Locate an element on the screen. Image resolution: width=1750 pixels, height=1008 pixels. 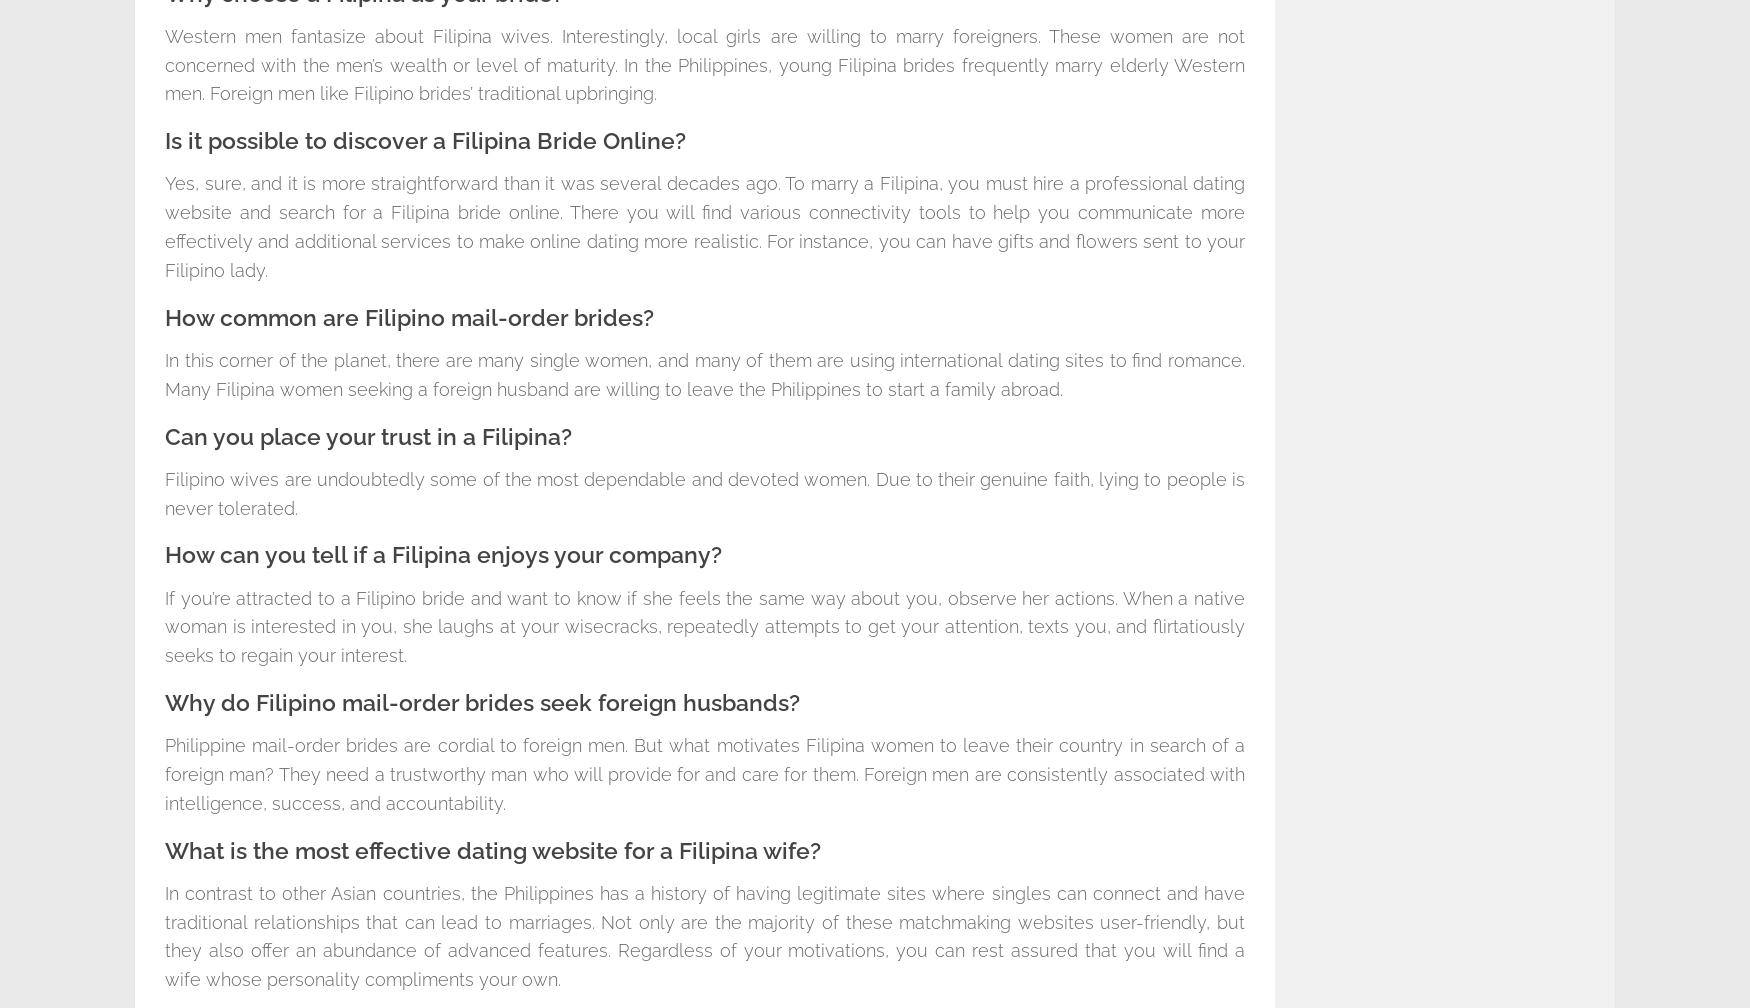
'What is the most effective dating website for a Filipina wife?' is located at coordinates (492, 850).